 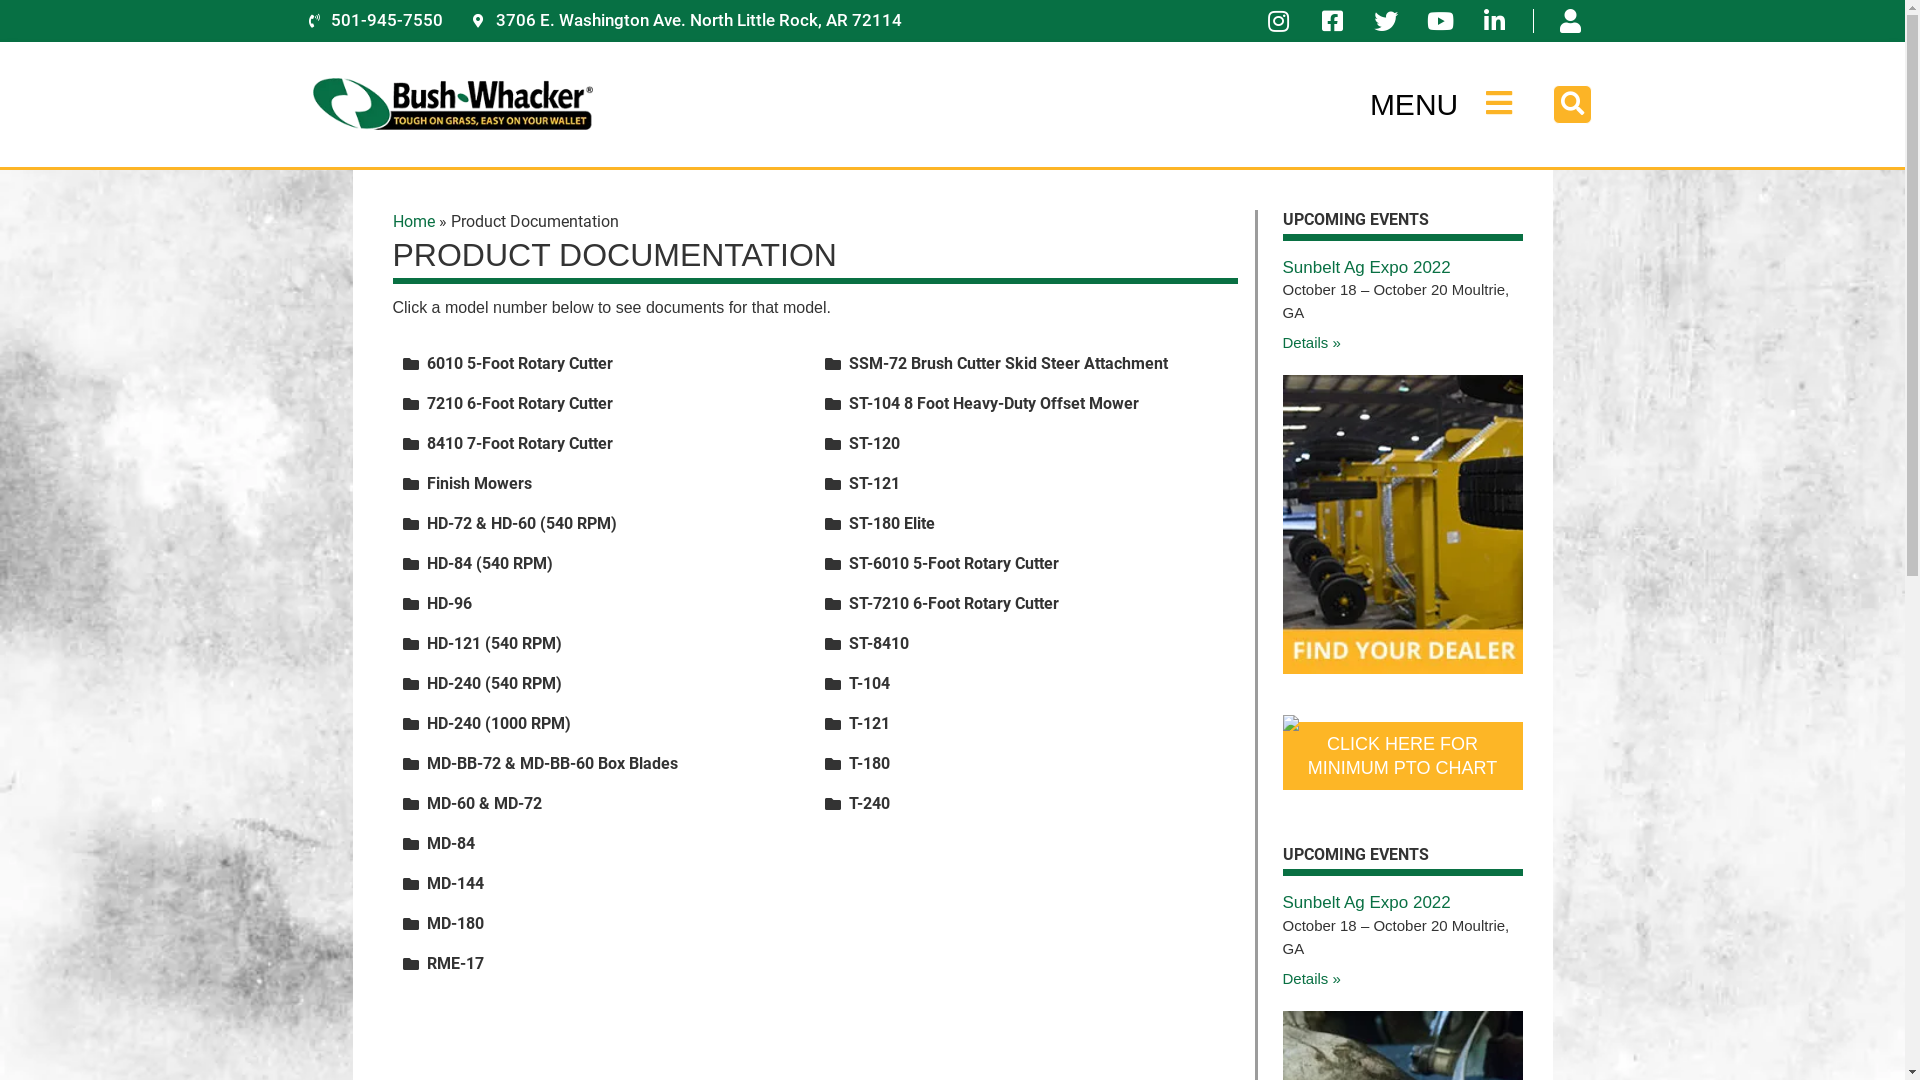 I want to click on 'ST-6010 5-Foot Rotary Cutter', so click(x=849, y=563).